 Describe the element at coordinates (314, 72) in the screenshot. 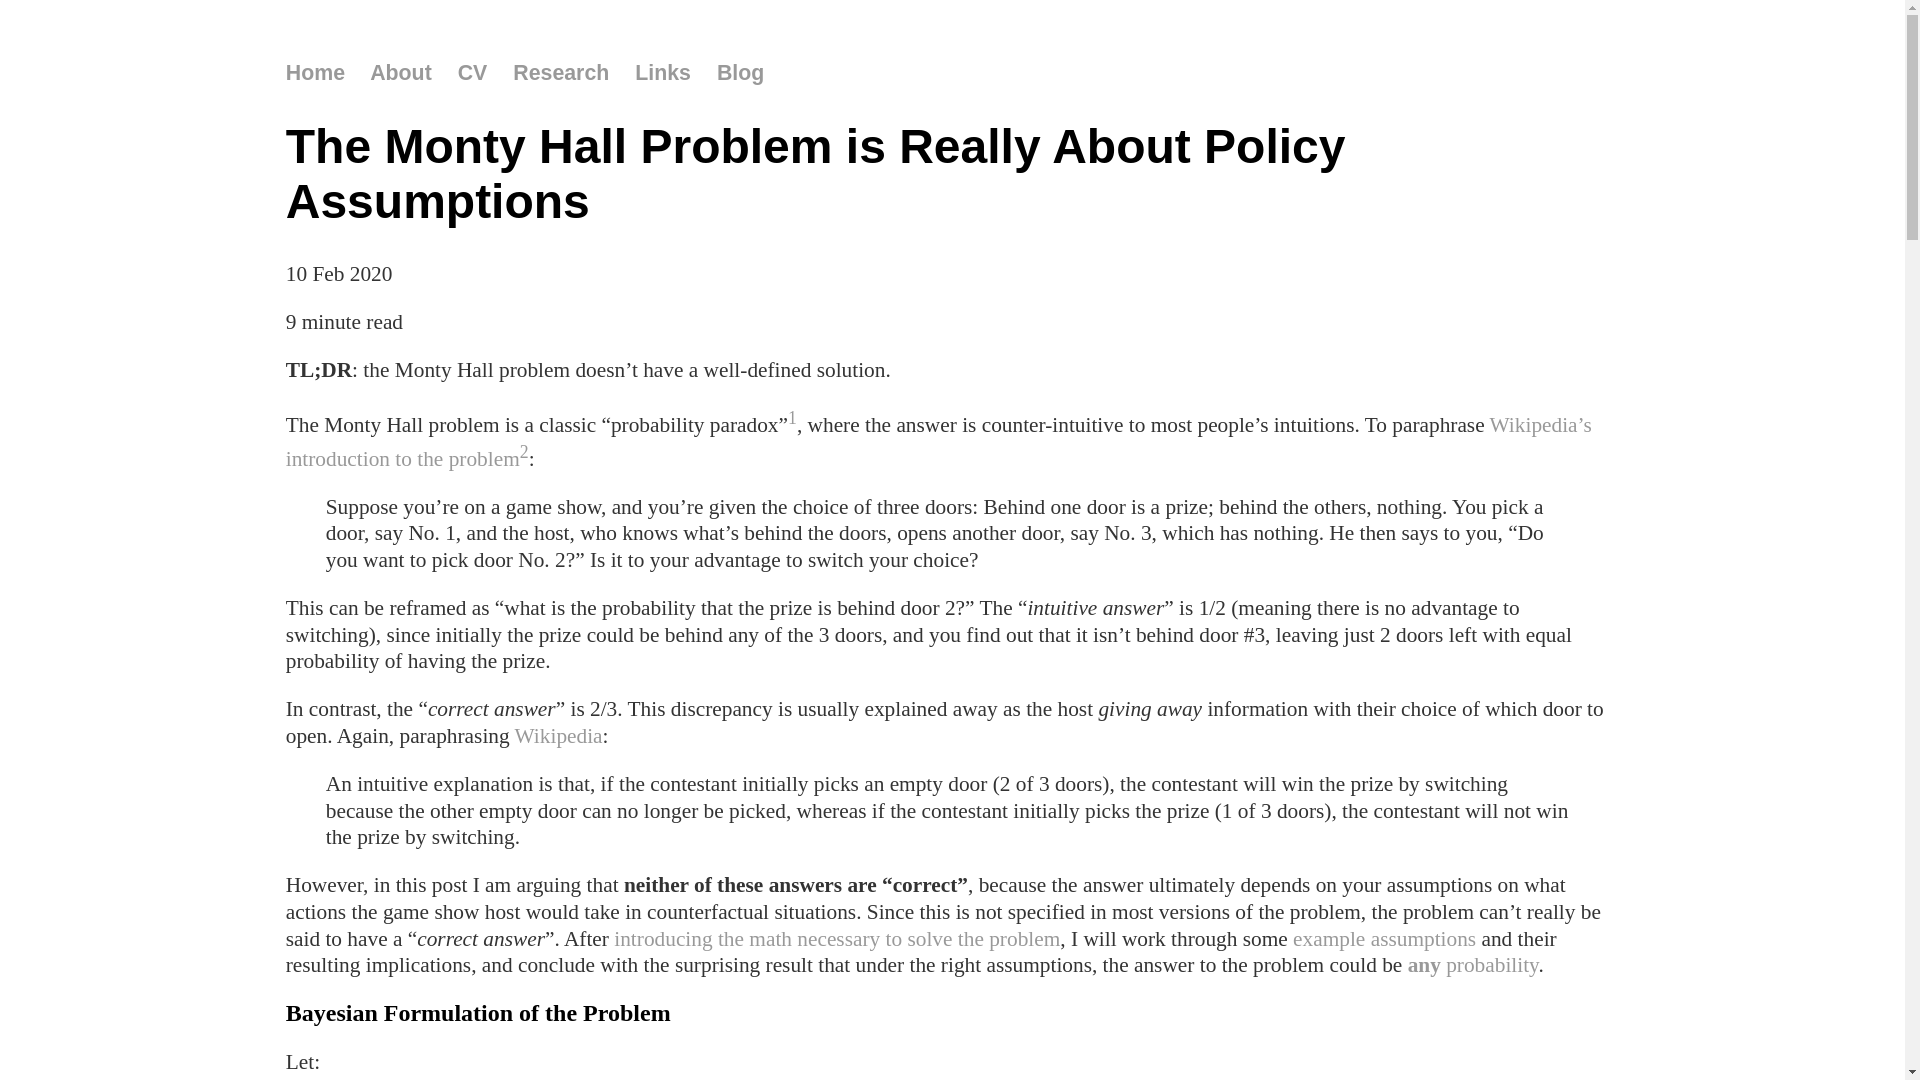

I see `'Home'` at that location.